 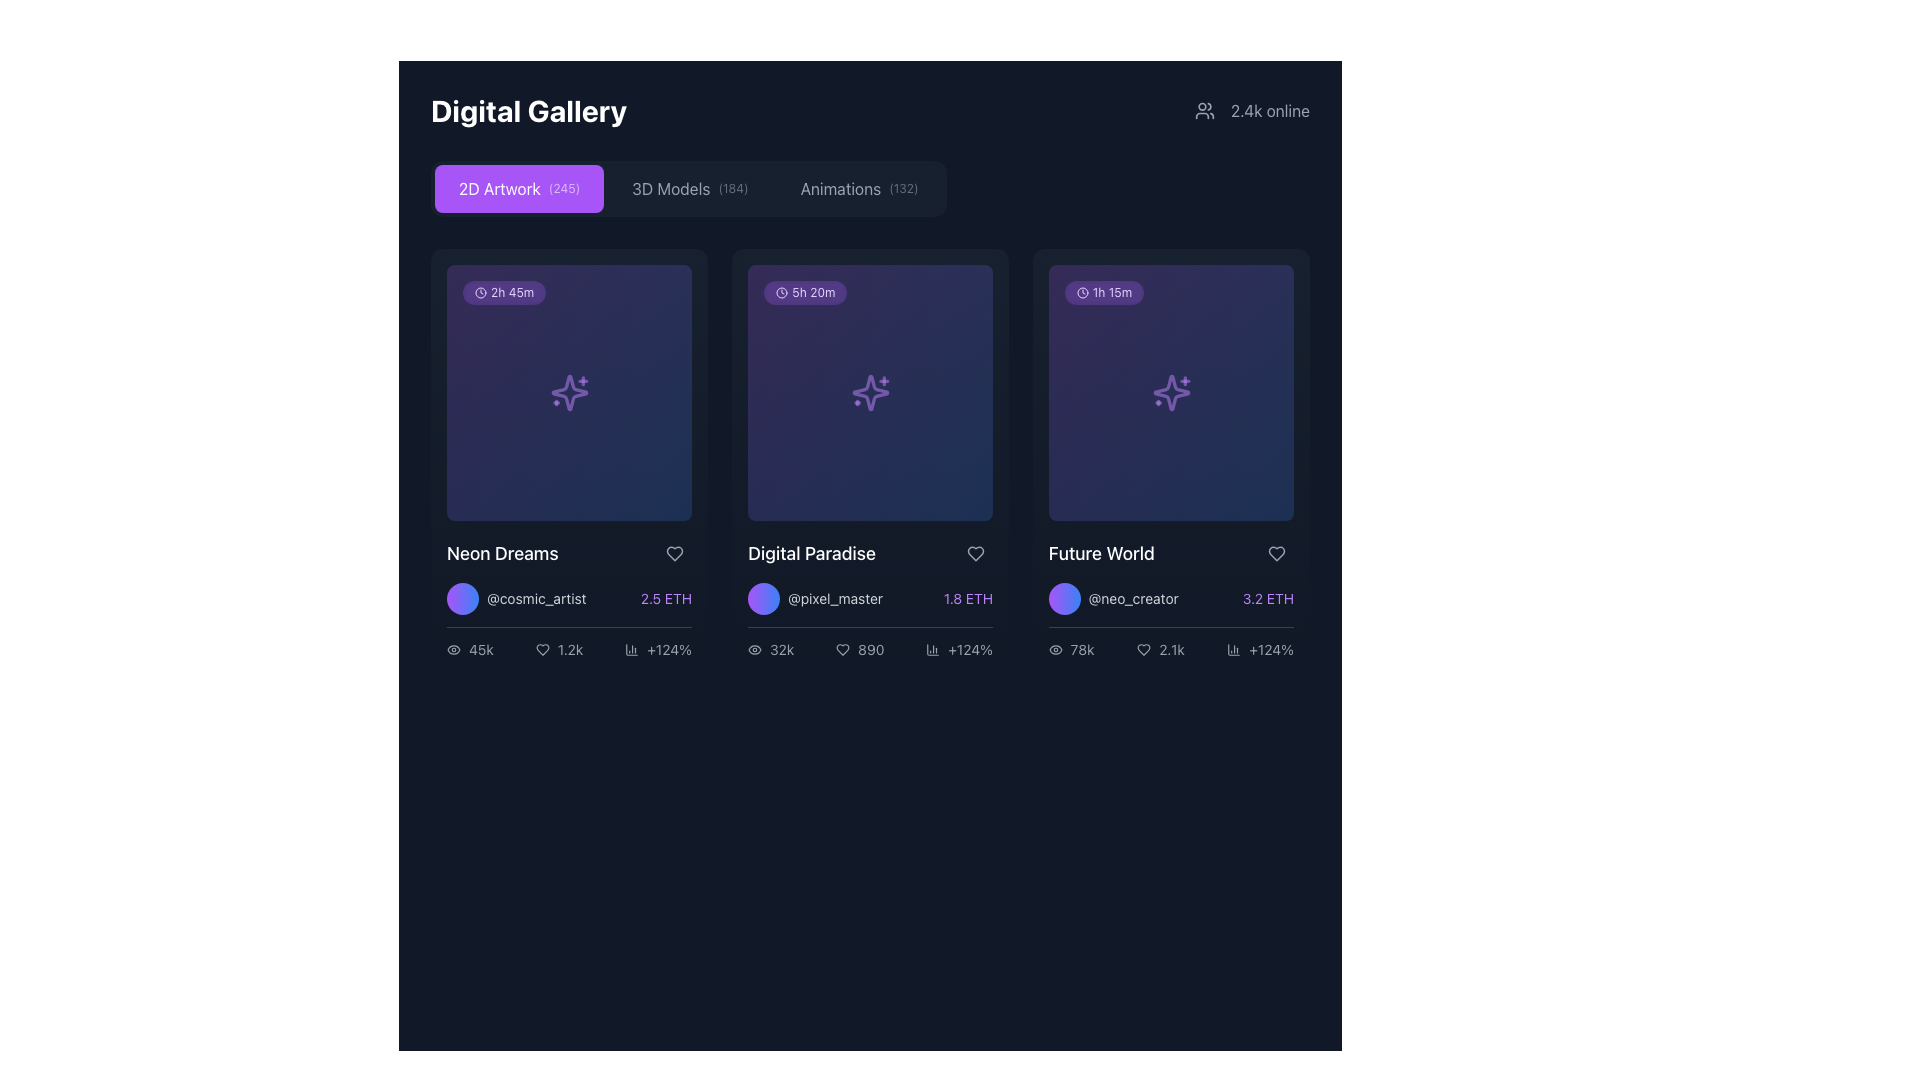 What do you see at coordinates (843, 650) in the screenshot?
I see `the heart-shaped icon located near the number '890' in the bottom section of the 'Digital Paradise' card to like or favorite the content` at bounding box center [843, 650].